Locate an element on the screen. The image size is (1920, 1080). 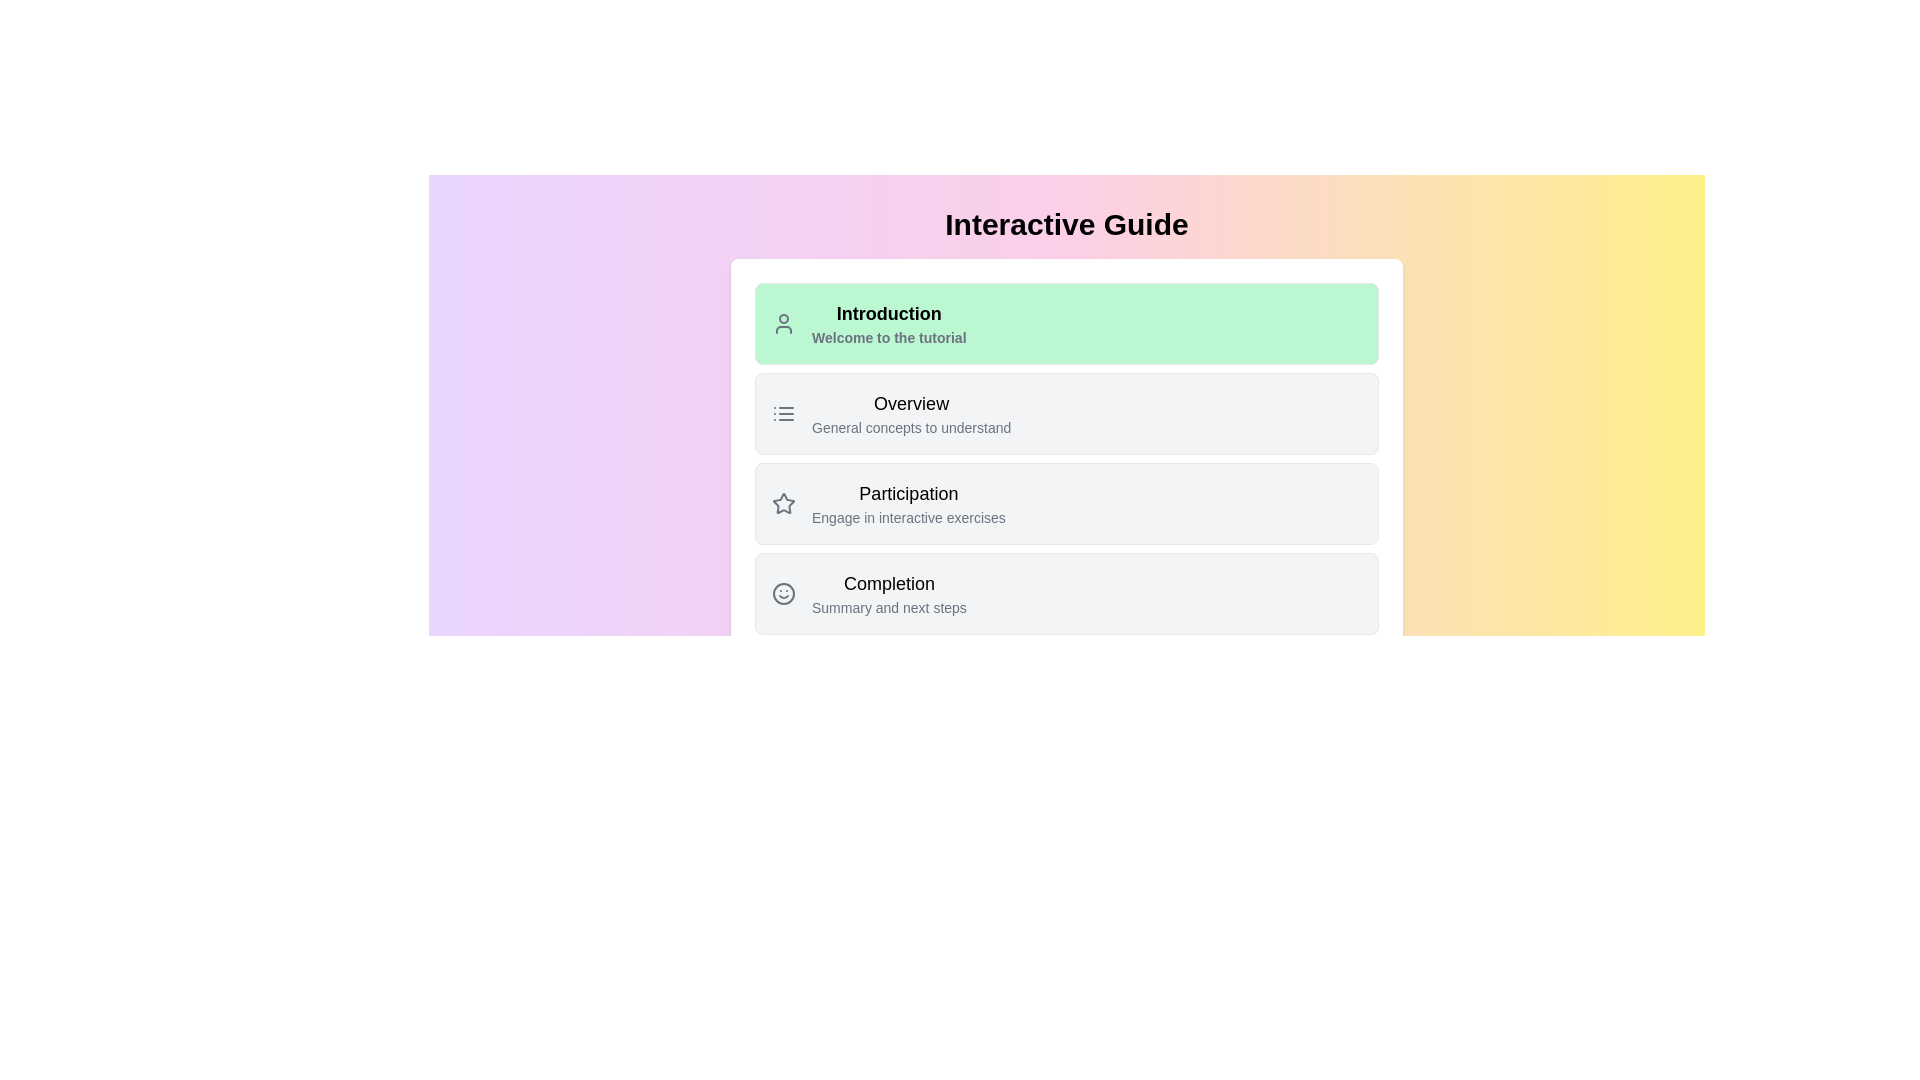
the 'Completion' label that summarizes the associated content or actions under 'Summary and next steps', positioned below 'Participation' in the main content area is located at coordinates (888, 593).